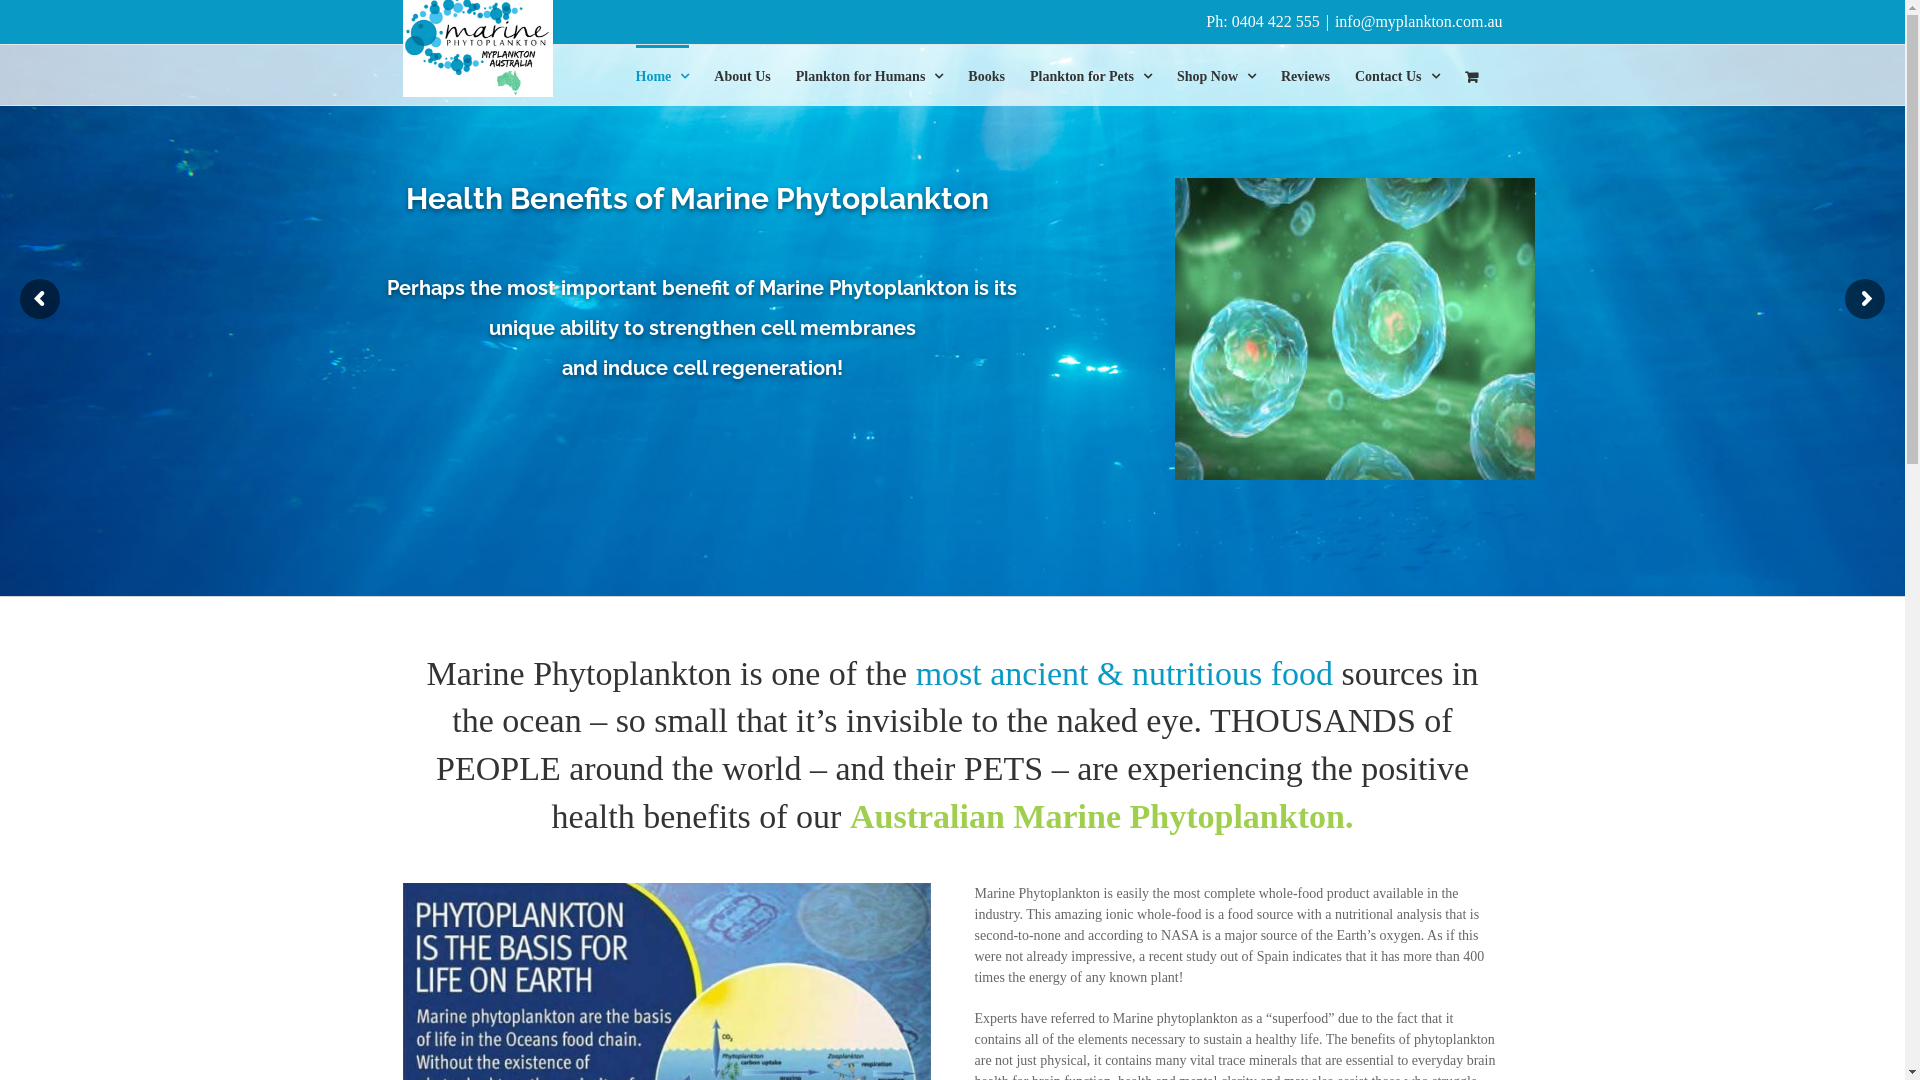 This screenshot has width=1920, height=1080. What do you see at coordinates (986, 73) in the screenshot?
I see `'Books'` at bounding box center [986, 73].